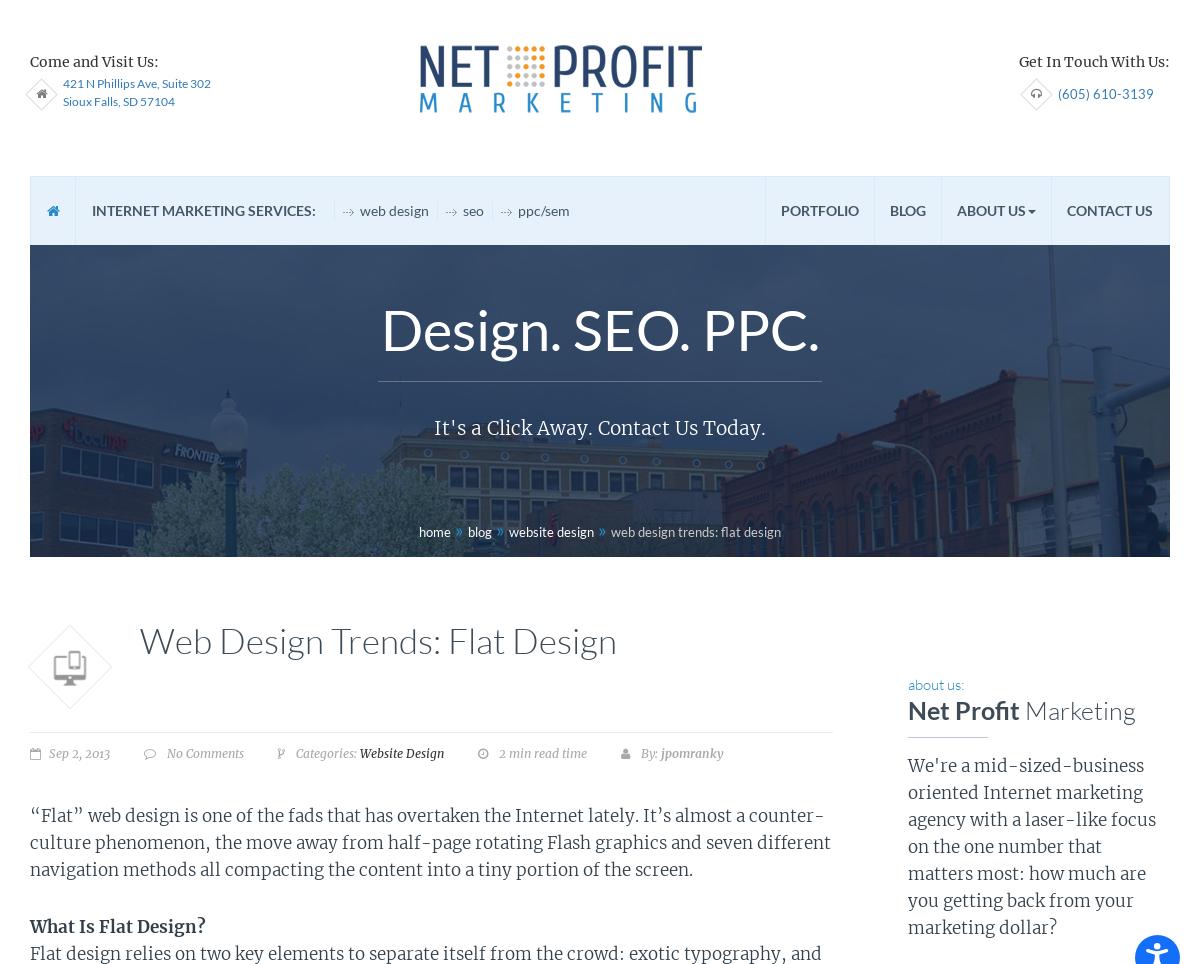 The image size is (1200, 964). I want to click on 'It's a Click Away. Contact Us Today.', so click(600, 425).